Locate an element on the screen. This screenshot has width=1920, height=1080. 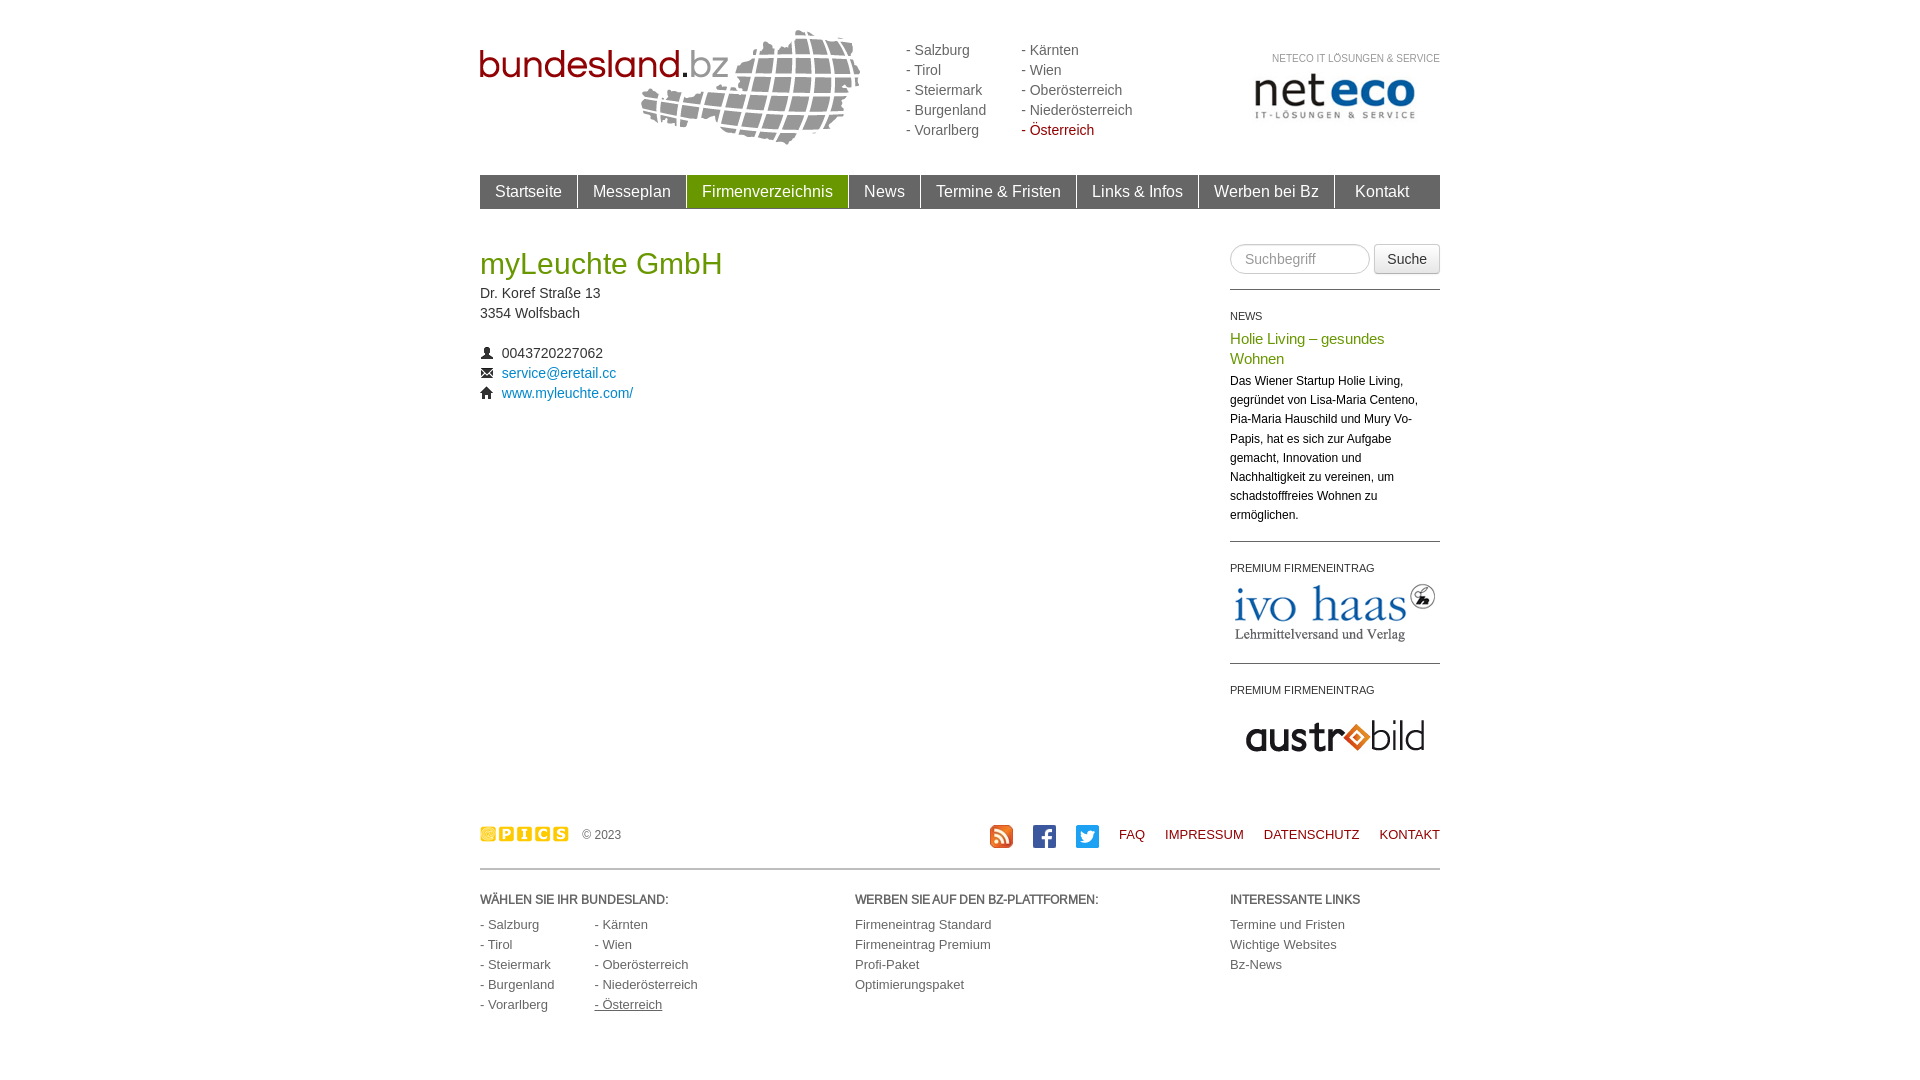
'DATENSCHUTZ' is located at coordinates (1311, 833).